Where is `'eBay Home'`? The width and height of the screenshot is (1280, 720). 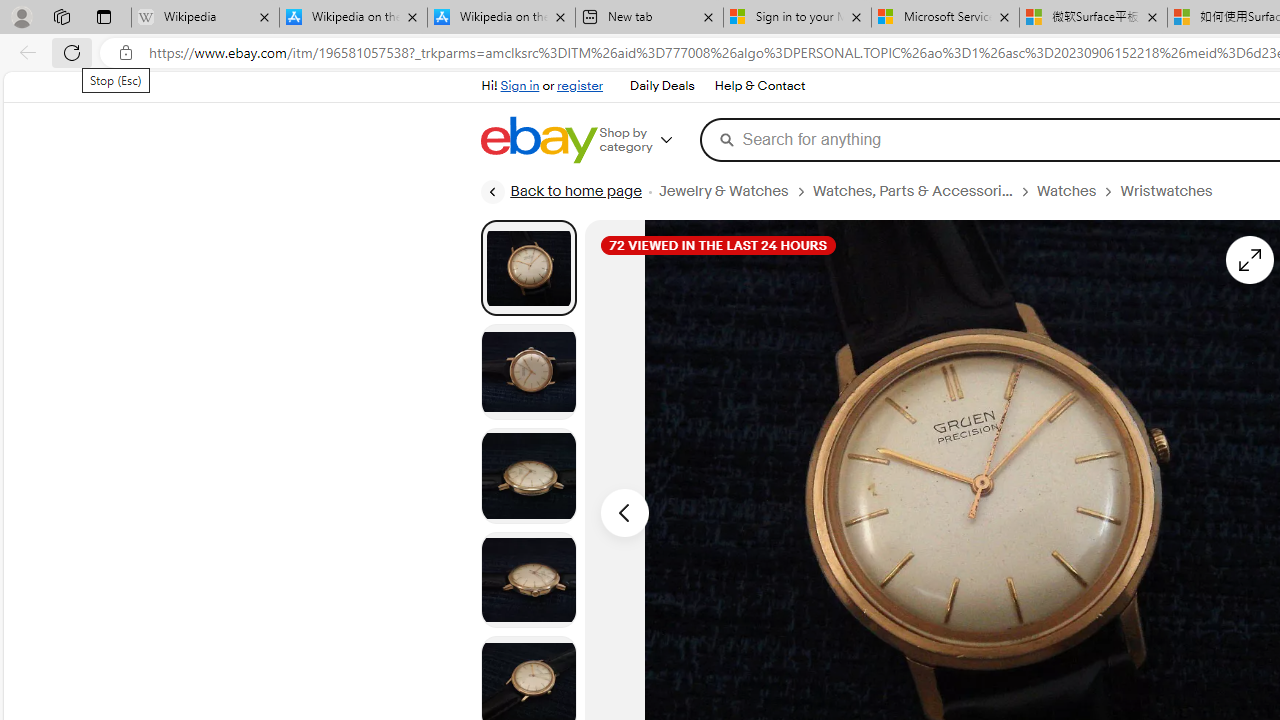 'eBay Home' is located at coordinates (538, 139).